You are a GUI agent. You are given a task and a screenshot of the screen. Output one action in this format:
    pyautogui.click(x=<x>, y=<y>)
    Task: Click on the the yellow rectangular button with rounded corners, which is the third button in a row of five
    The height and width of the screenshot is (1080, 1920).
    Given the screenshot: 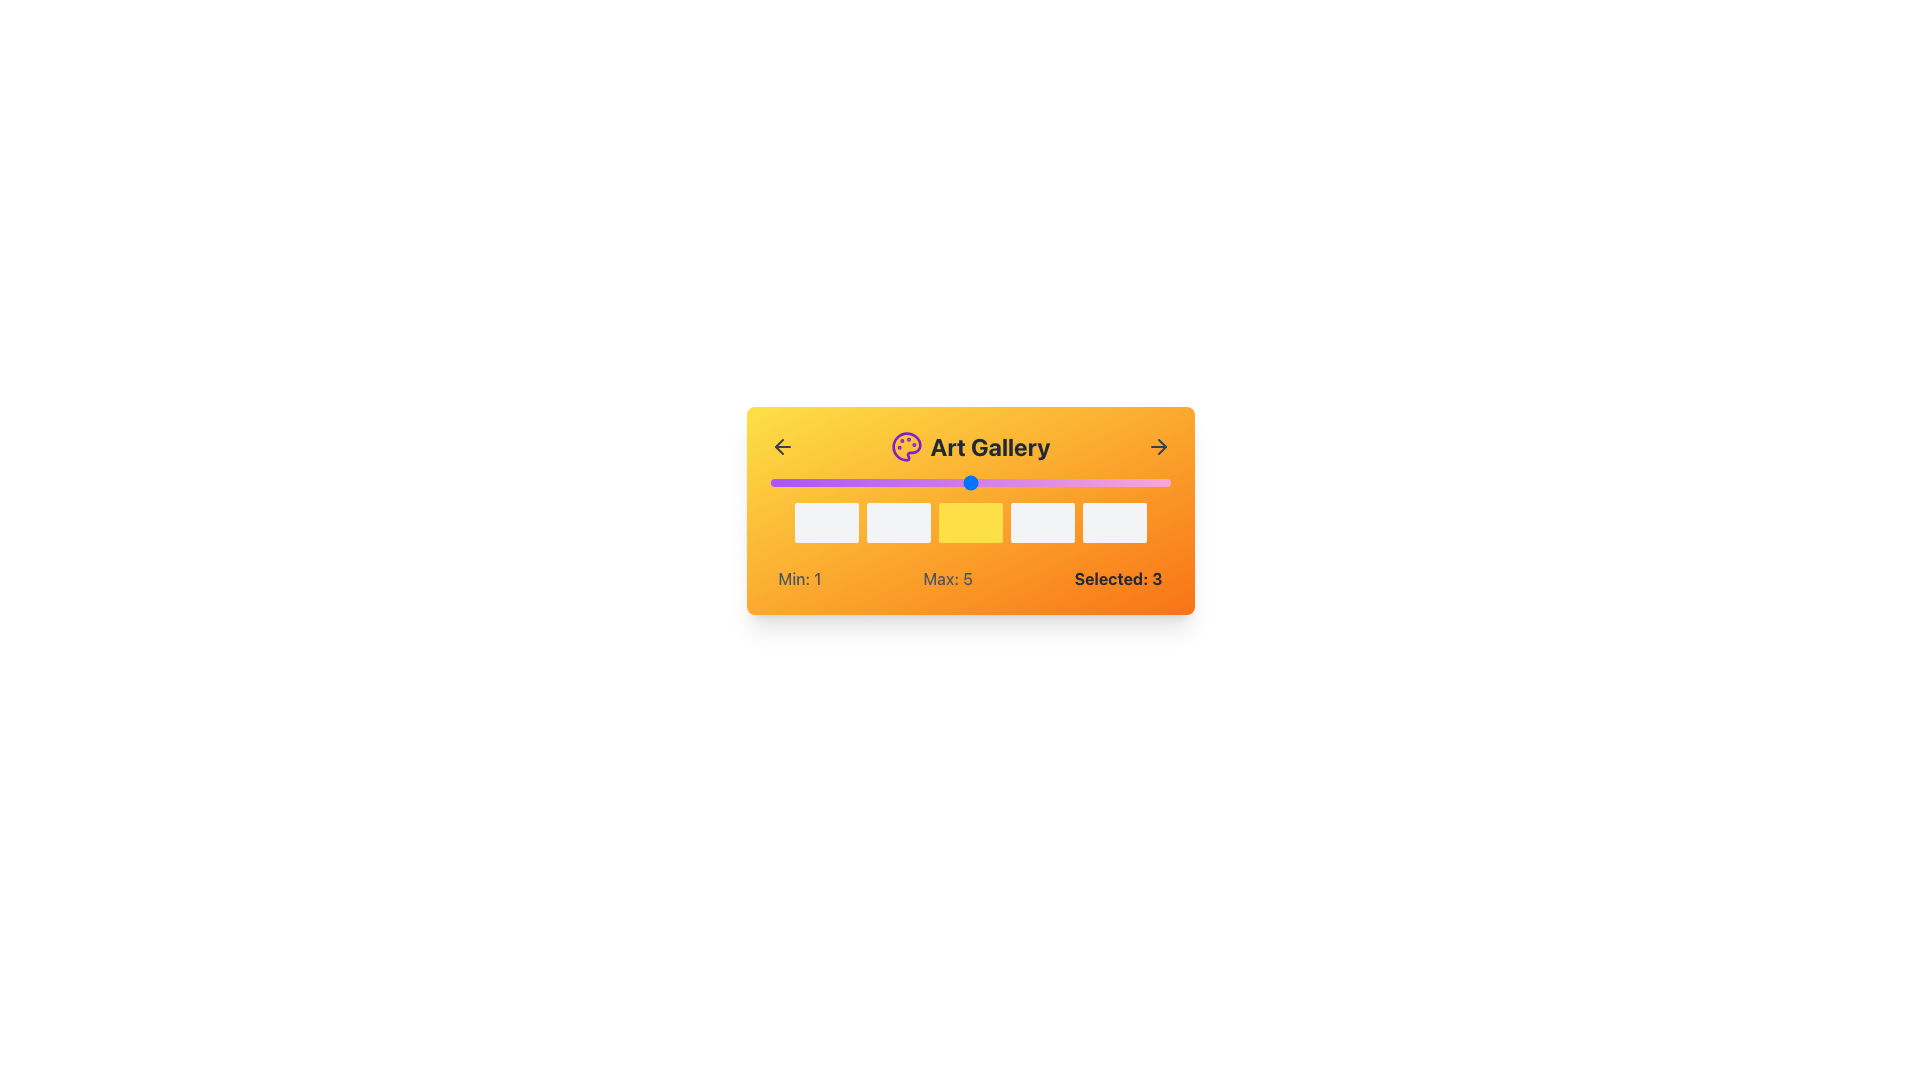 What is the action you would take?
    pyautogui.click(x=970, y=522)
    